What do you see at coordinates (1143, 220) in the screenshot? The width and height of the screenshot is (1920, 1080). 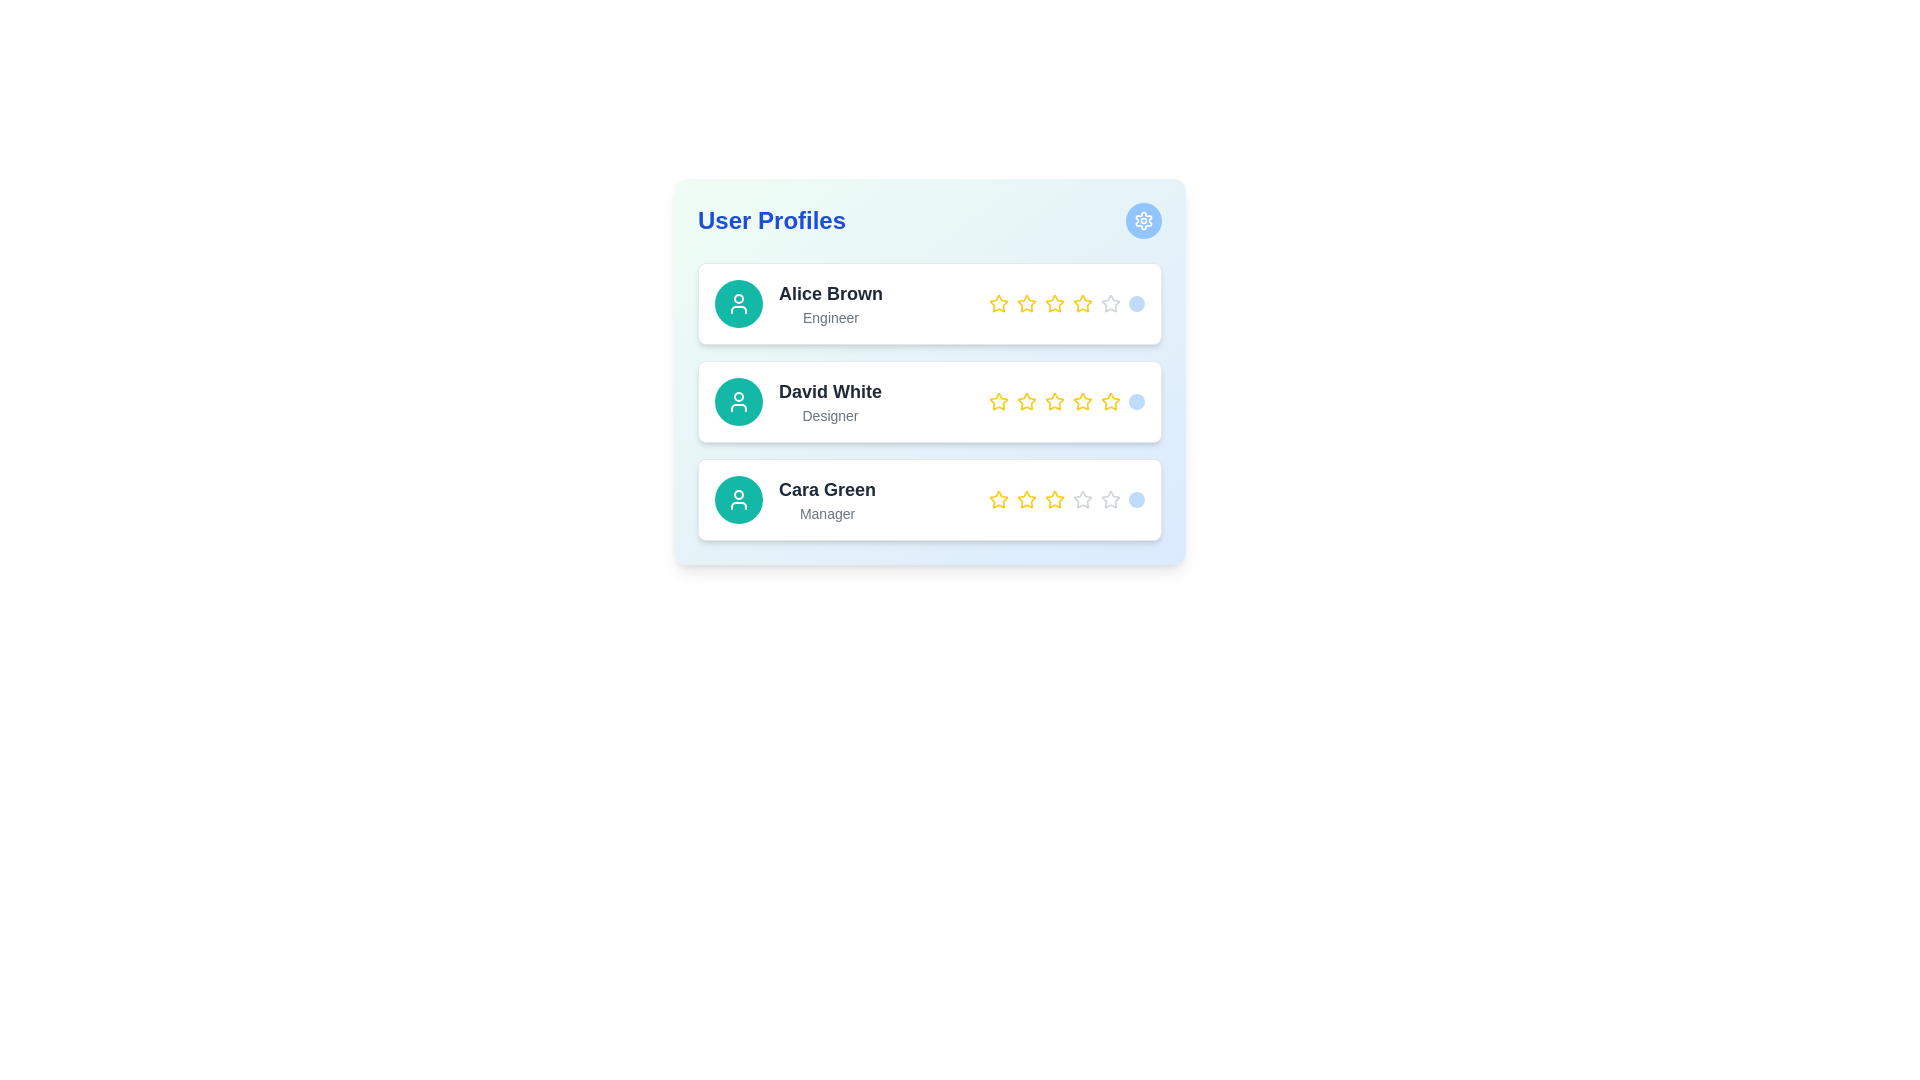 I see `the cogwheel icon, which is the settings icon located at the top-right corner of the 'User Profiles' card within a blue circular button` at bounding box center [1143, 220].